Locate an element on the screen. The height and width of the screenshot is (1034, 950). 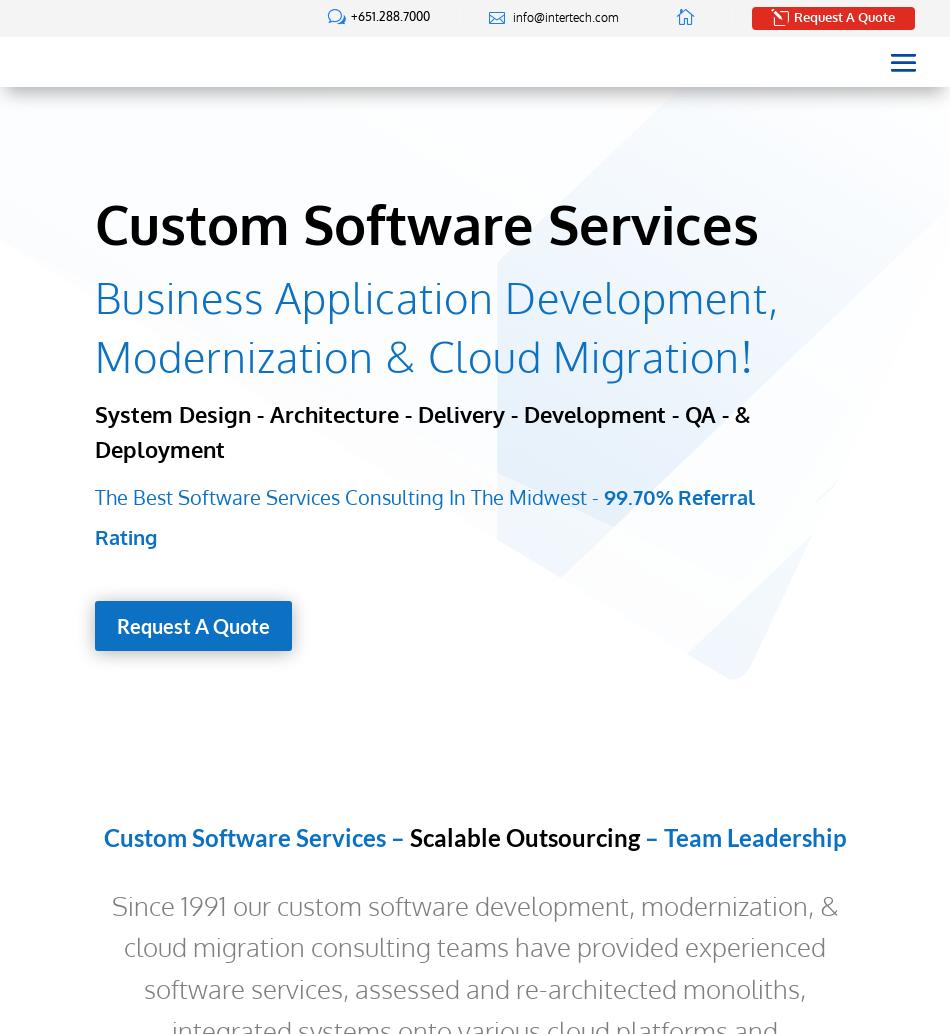
'l' is located at coordinates (778, 16).